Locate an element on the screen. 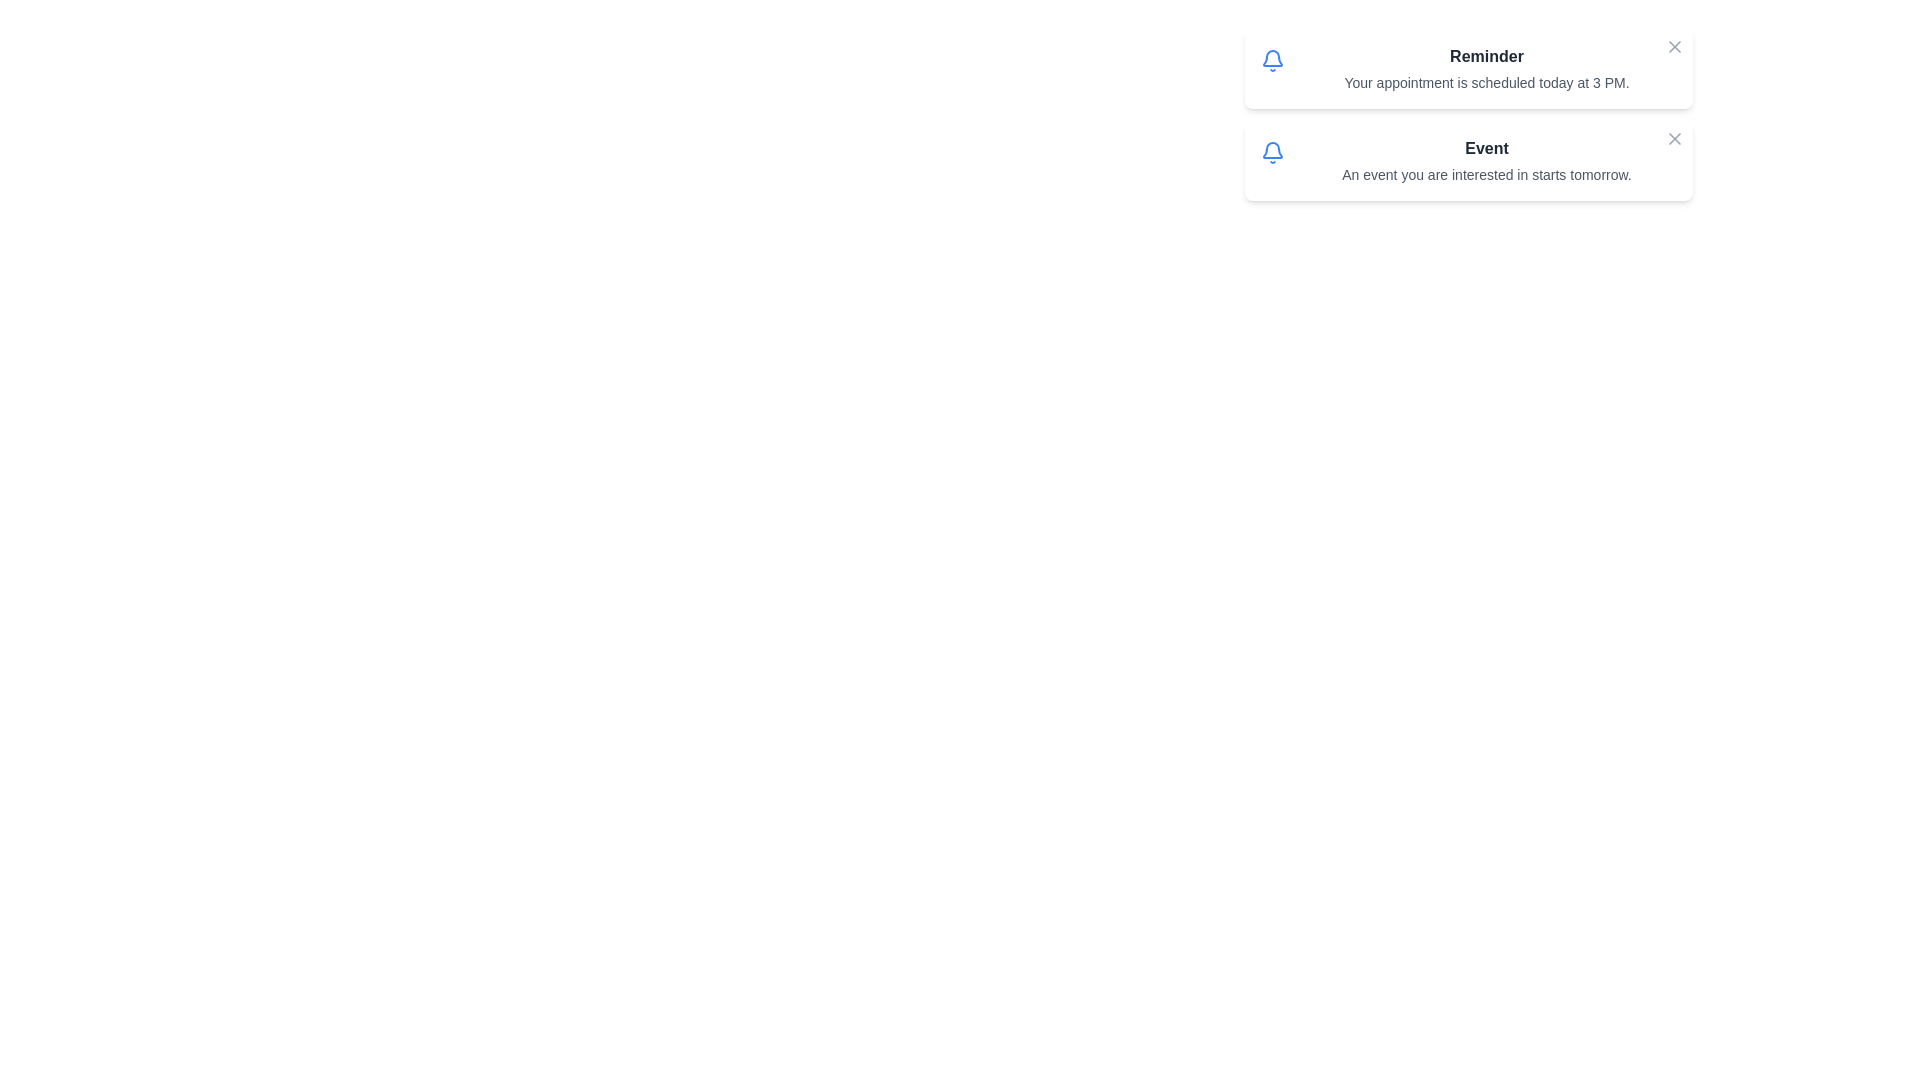  the compact 'X' icon button located at the top-right corner of the 'Reminder' notification card is located at coordinates (1675, 45).